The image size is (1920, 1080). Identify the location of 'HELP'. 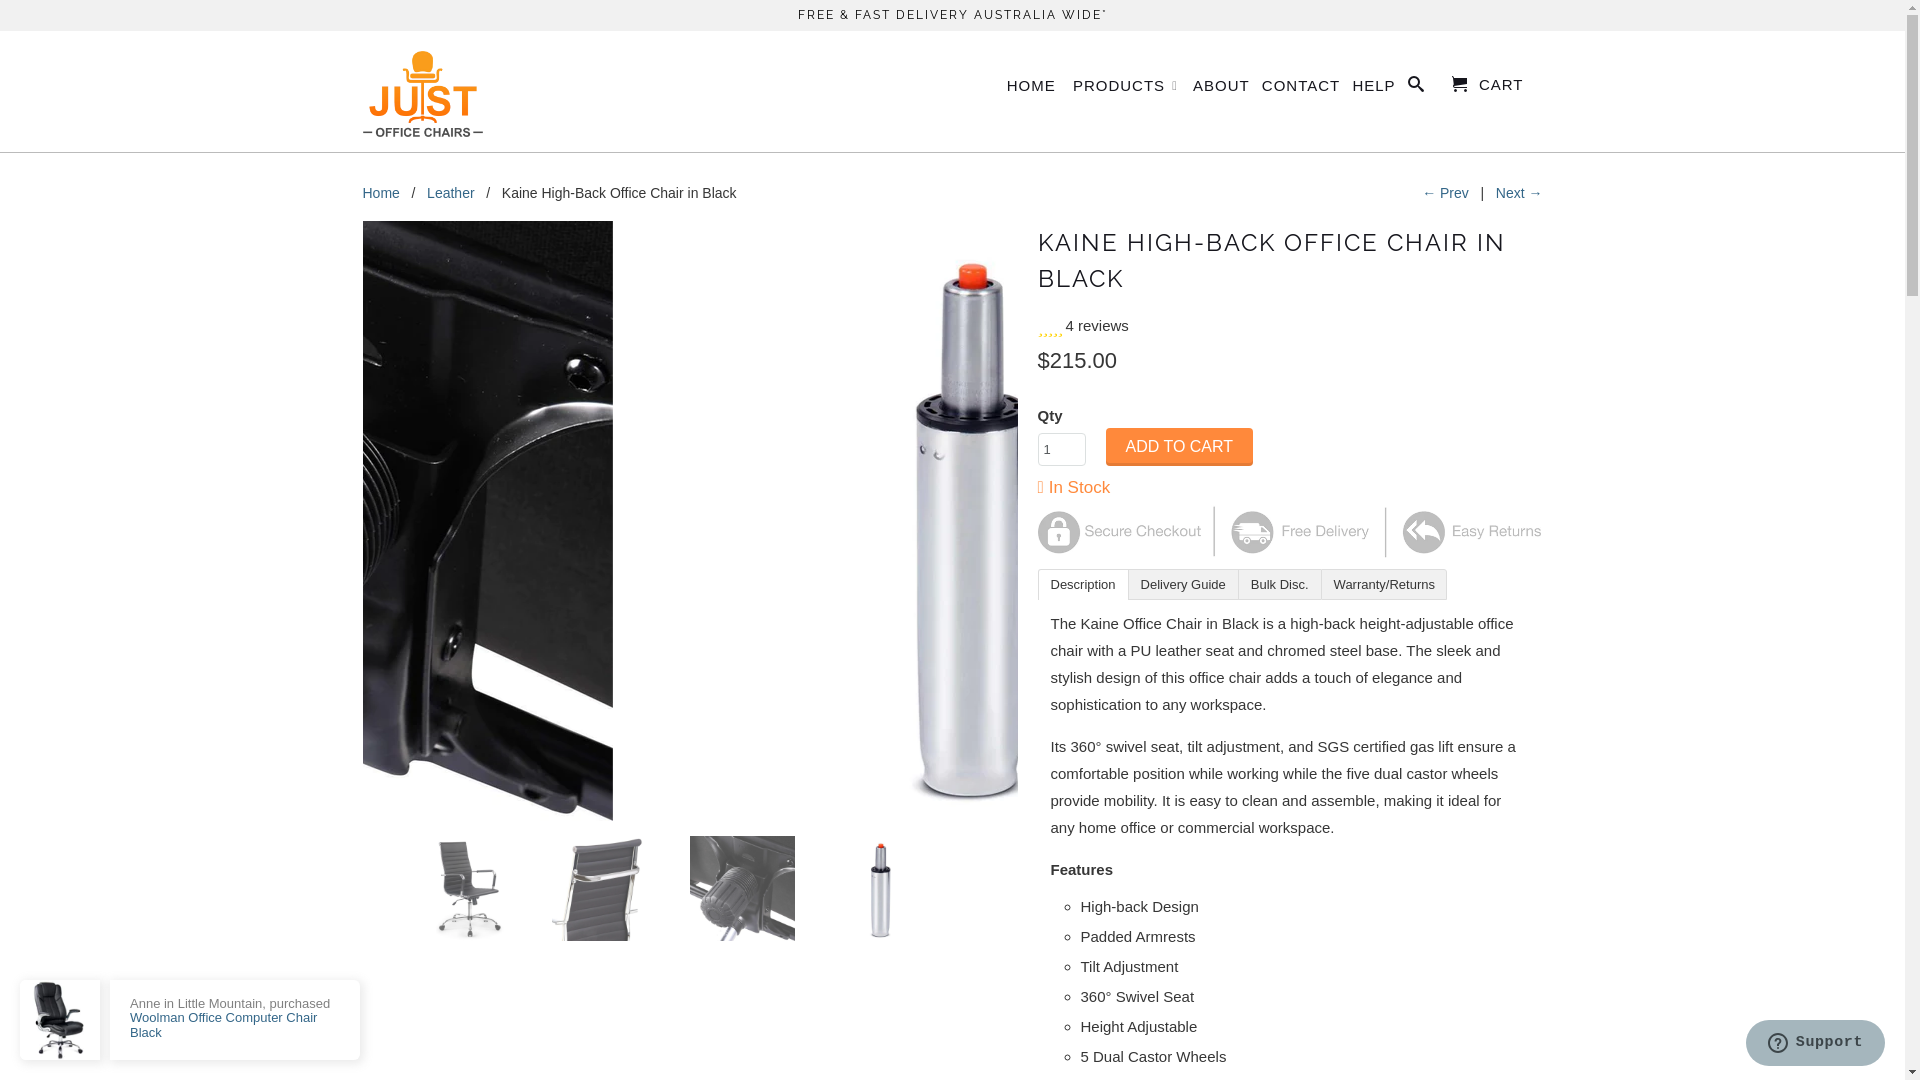
(1372, 88).